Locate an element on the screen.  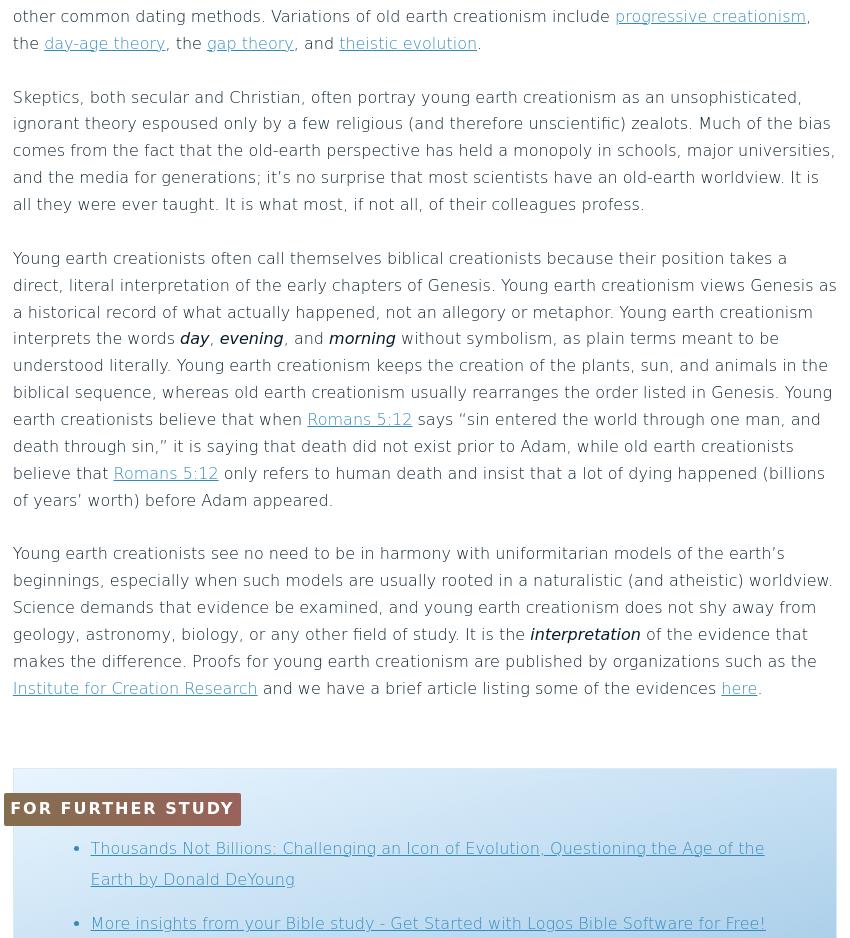
'Young earth creationists often call themselves biblical creationists because their position takes a direct, literal interpretation of the early chapters of Genesis. Young earth creationism views Genesis as a historical record of what actually happened, not an allegory or metaphor. Young earth creationism interprets the words' is located at coordinates (423, 298).